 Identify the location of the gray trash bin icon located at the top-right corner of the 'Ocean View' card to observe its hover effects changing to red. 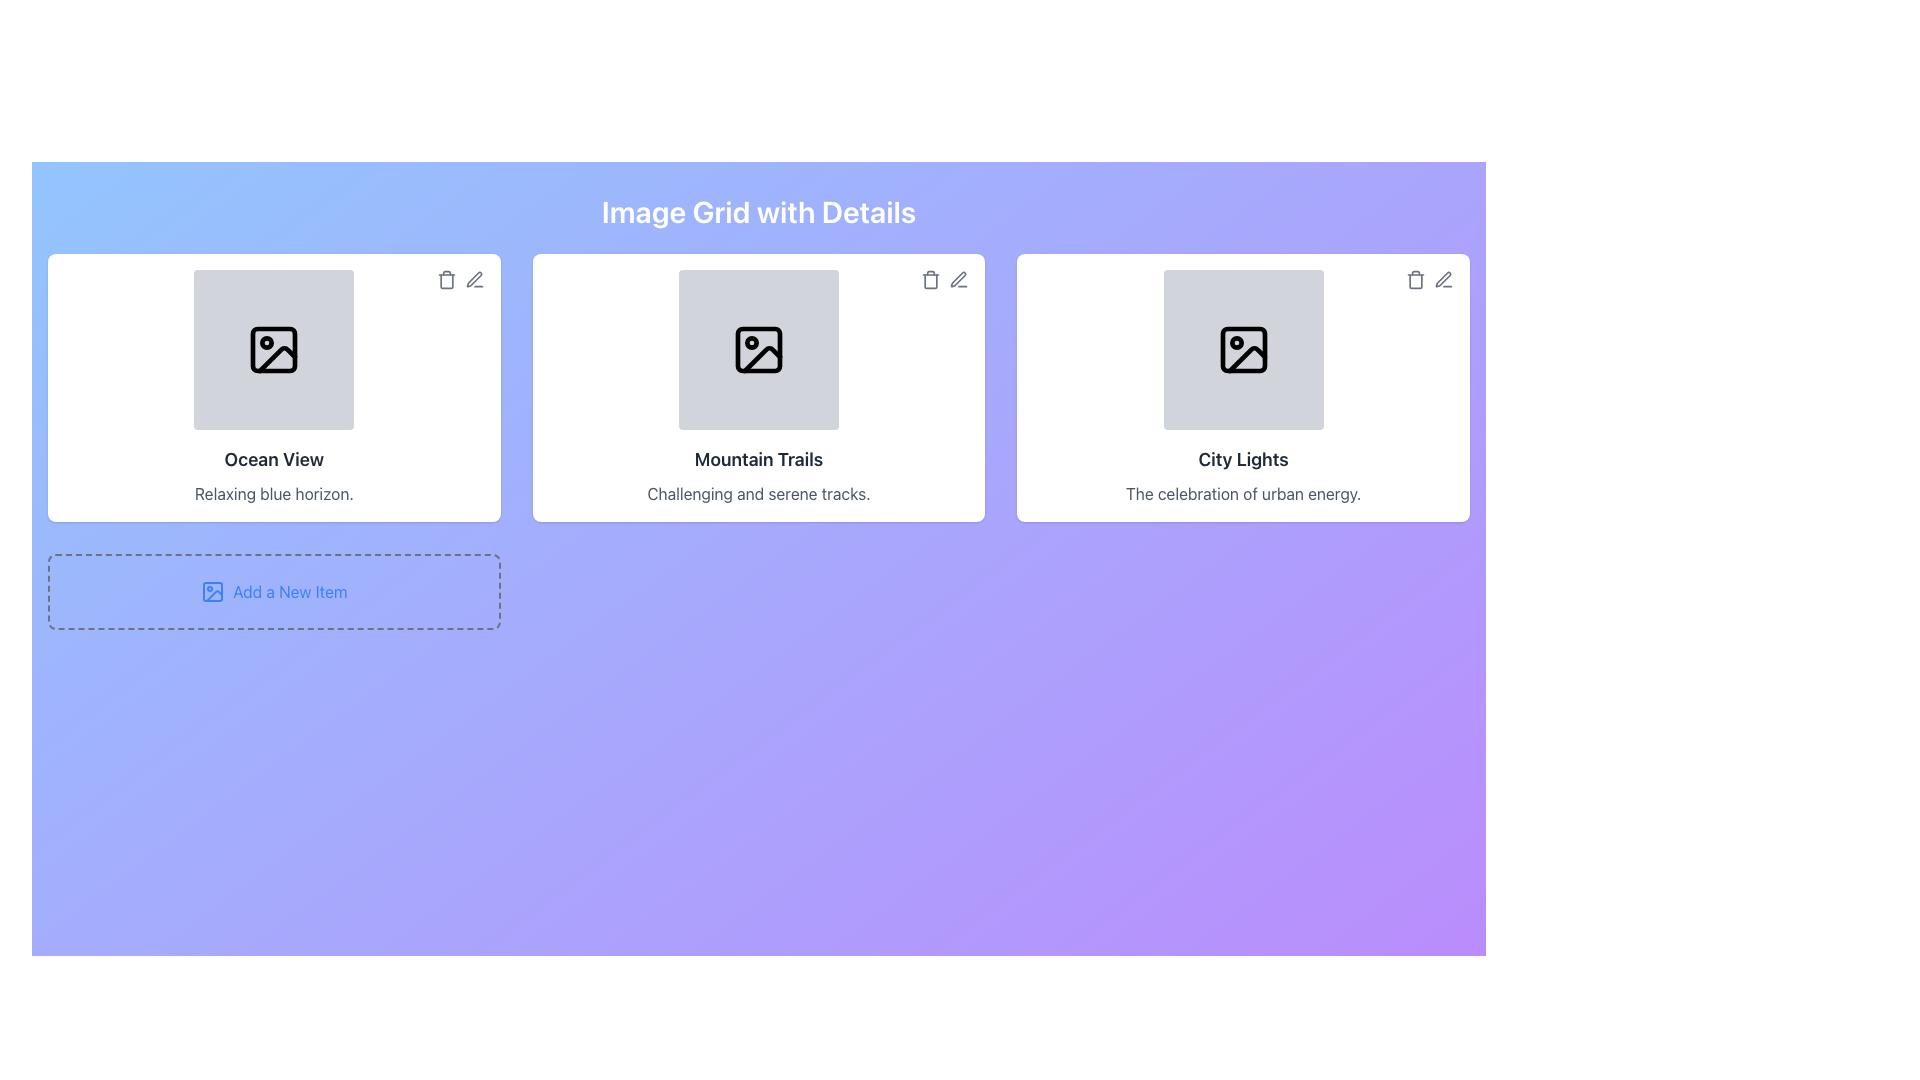
(445, 280).